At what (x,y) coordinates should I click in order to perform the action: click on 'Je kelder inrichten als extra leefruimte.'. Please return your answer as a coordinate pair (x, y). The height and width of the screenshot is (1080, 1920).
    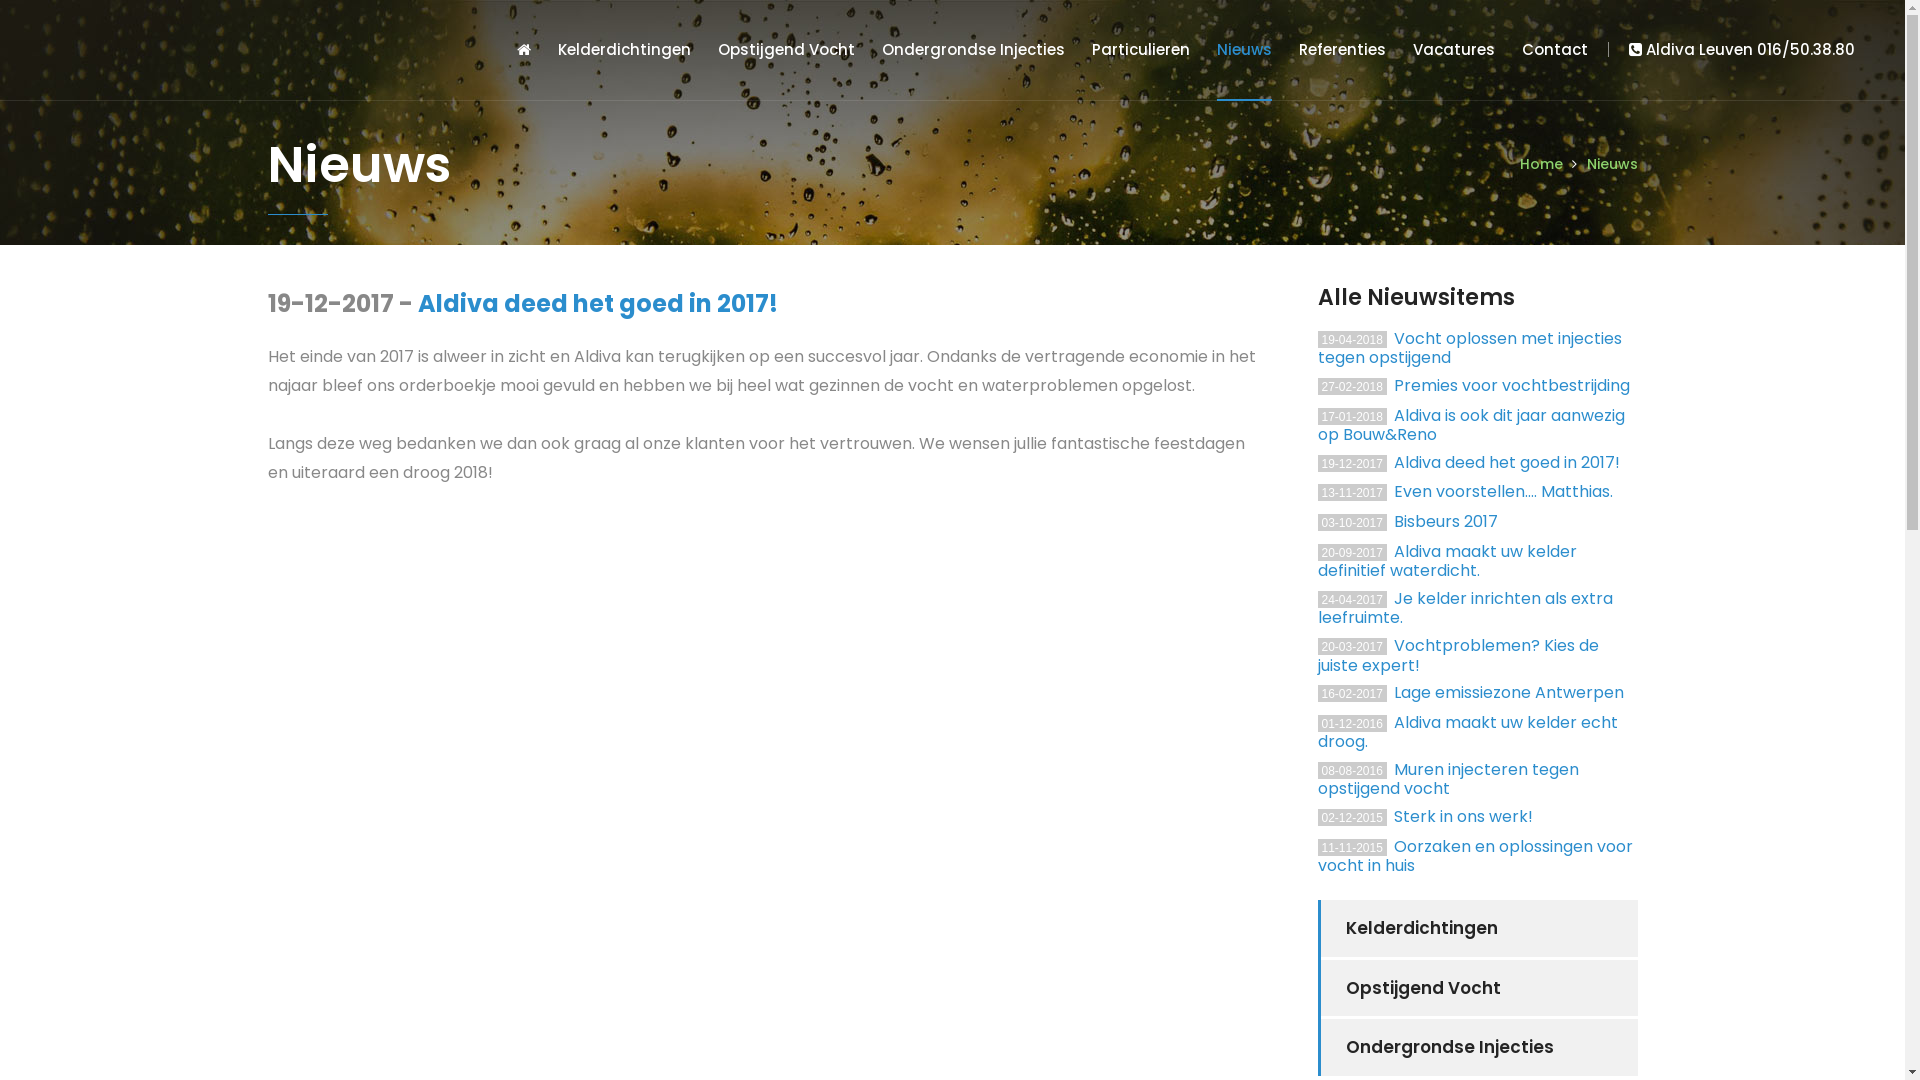
    Looking at the image, I should click on (1465, 607).